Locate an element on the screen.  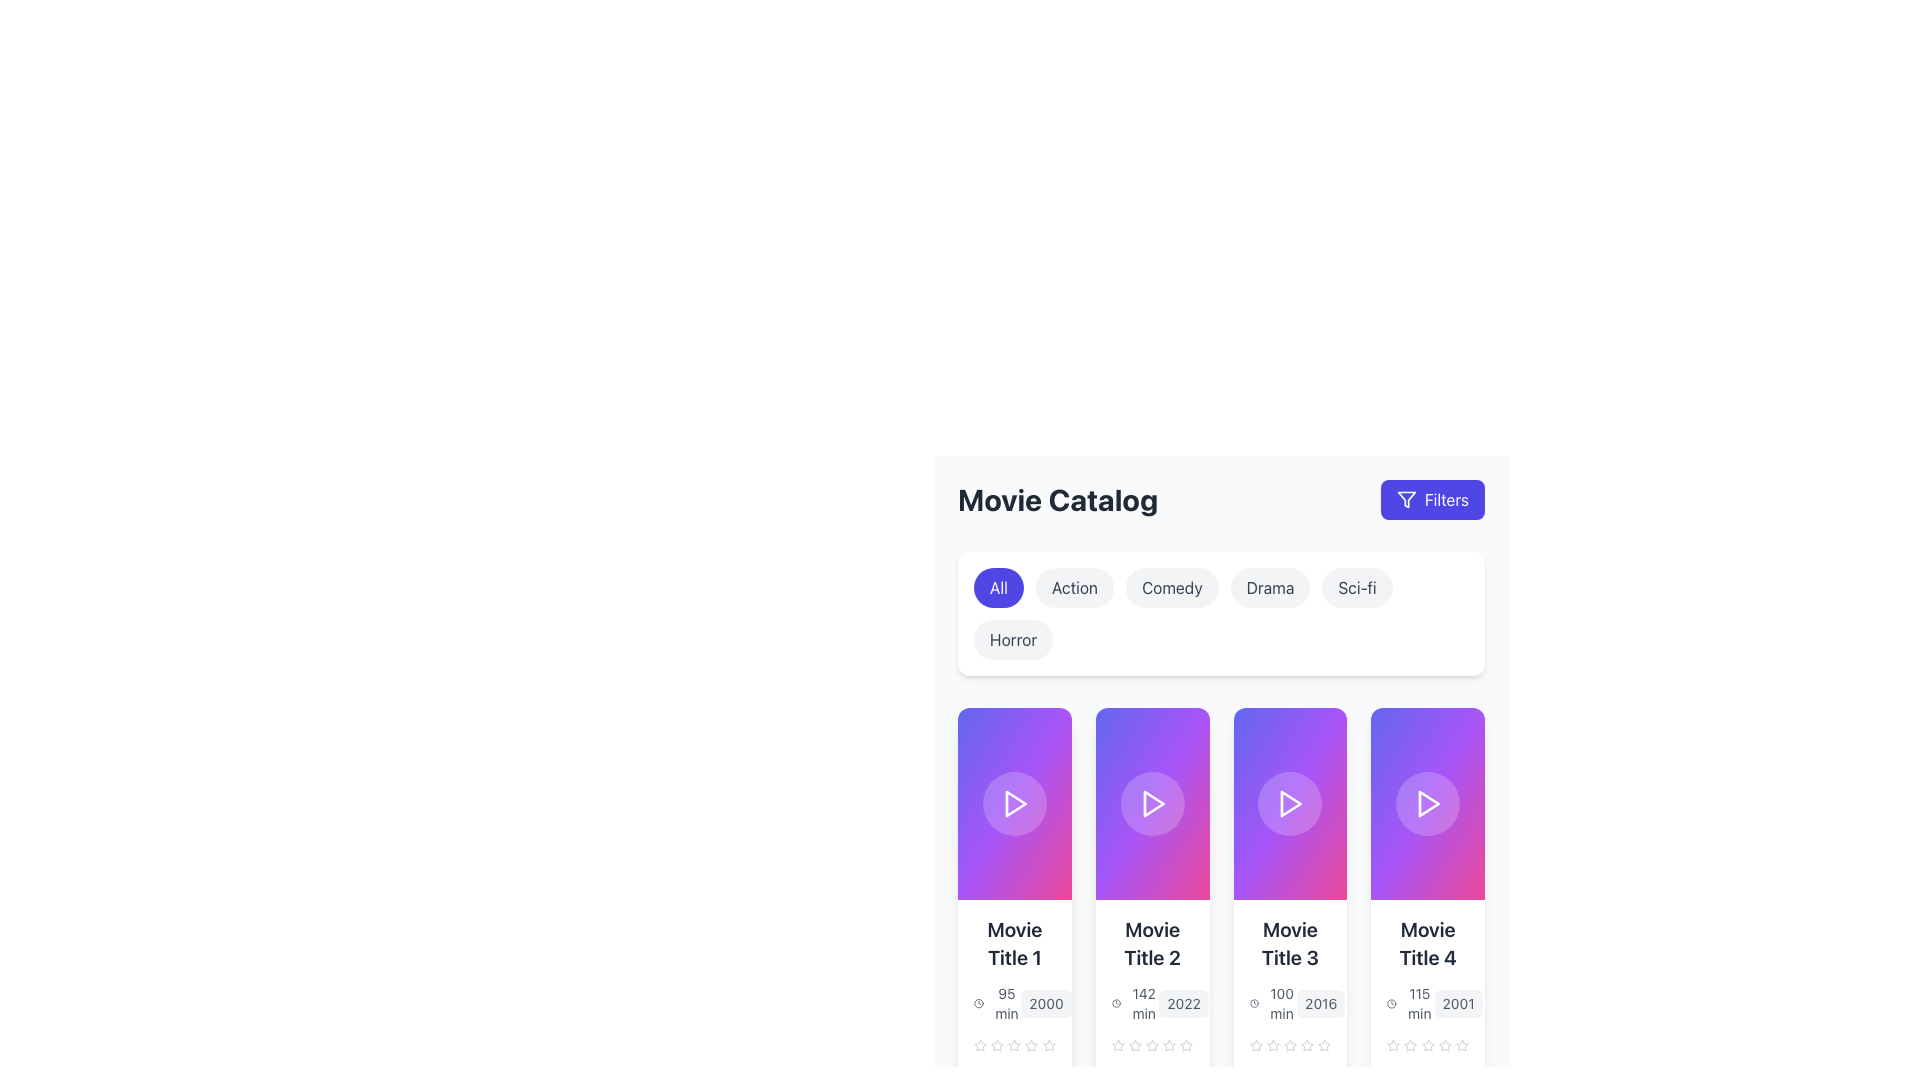
the label displaying the movie duration '142 min', which is located beneath 'Movie Title 2' and to the left of '2022' is located at coordinates (1135, 1003).